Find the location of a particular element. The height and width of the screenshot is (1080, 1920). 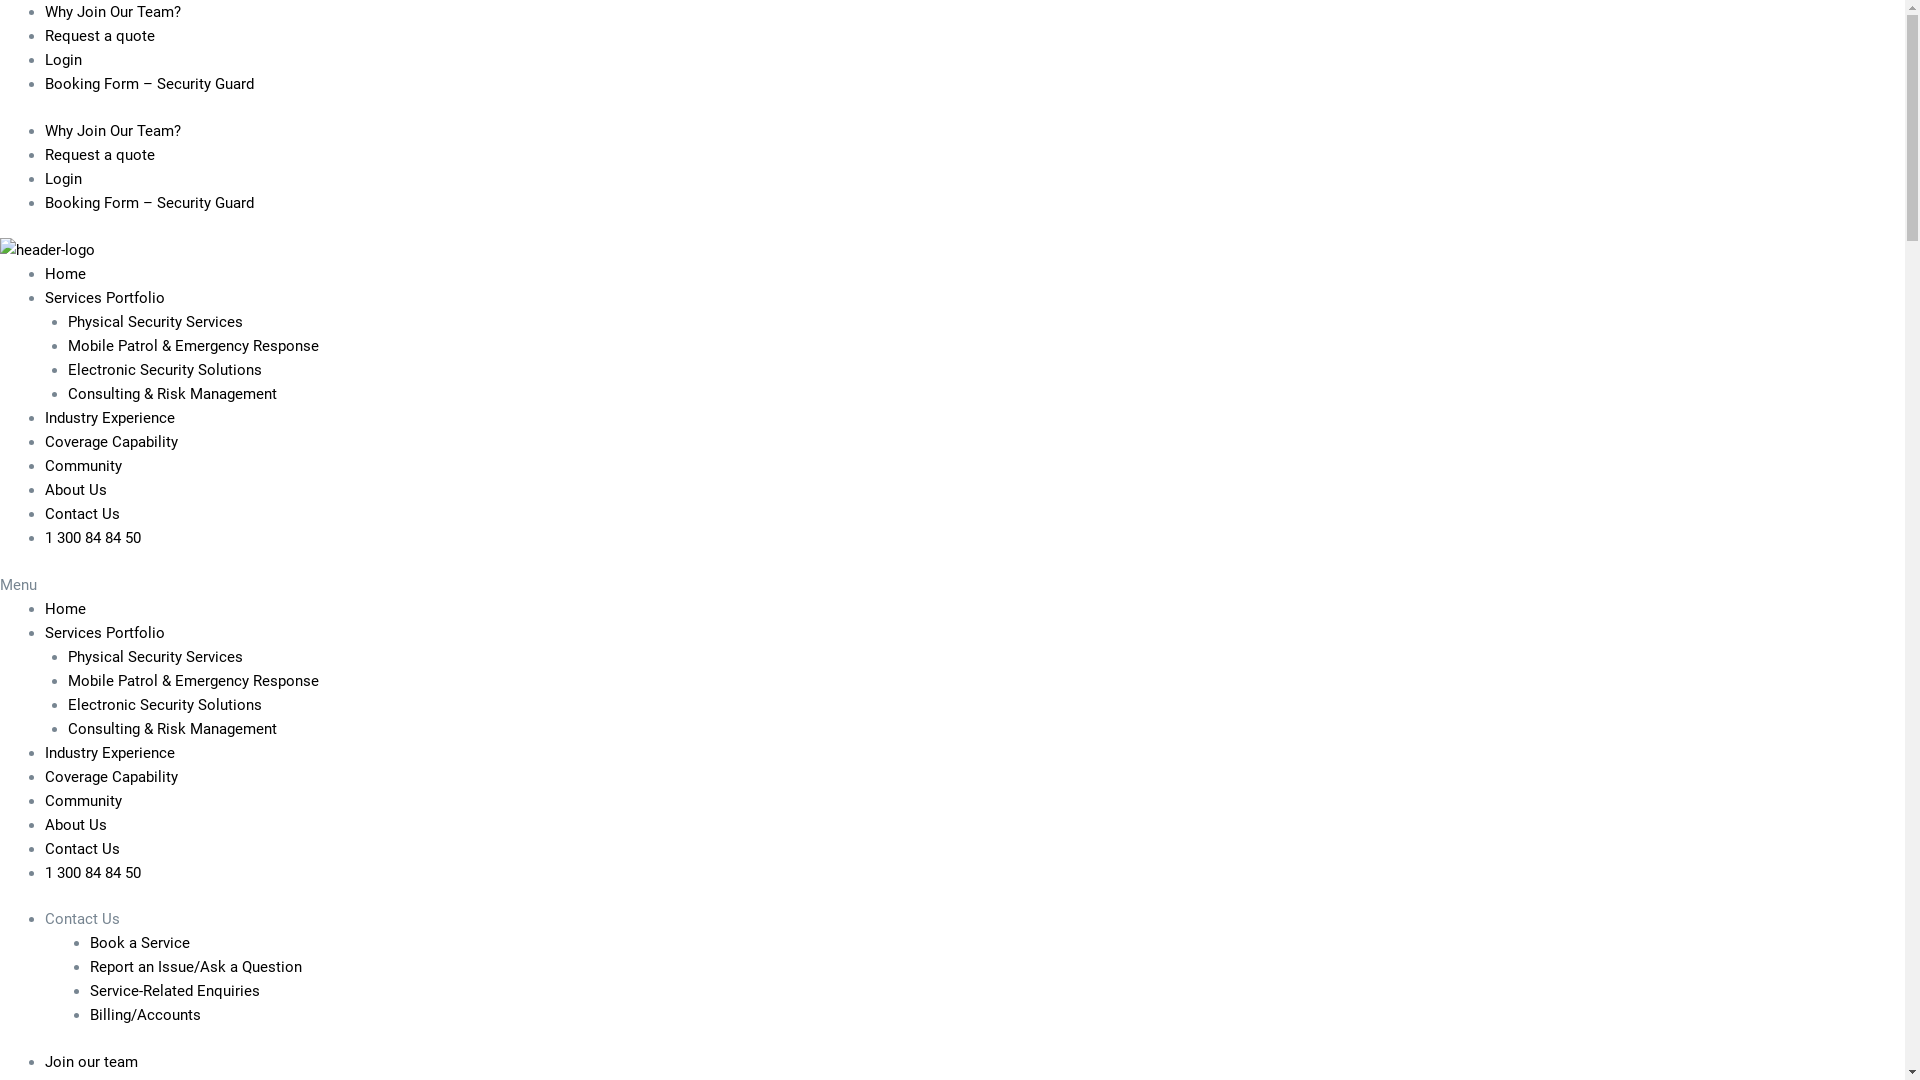

'Consulting & Risk Management' is located at coordinates (67, 729).